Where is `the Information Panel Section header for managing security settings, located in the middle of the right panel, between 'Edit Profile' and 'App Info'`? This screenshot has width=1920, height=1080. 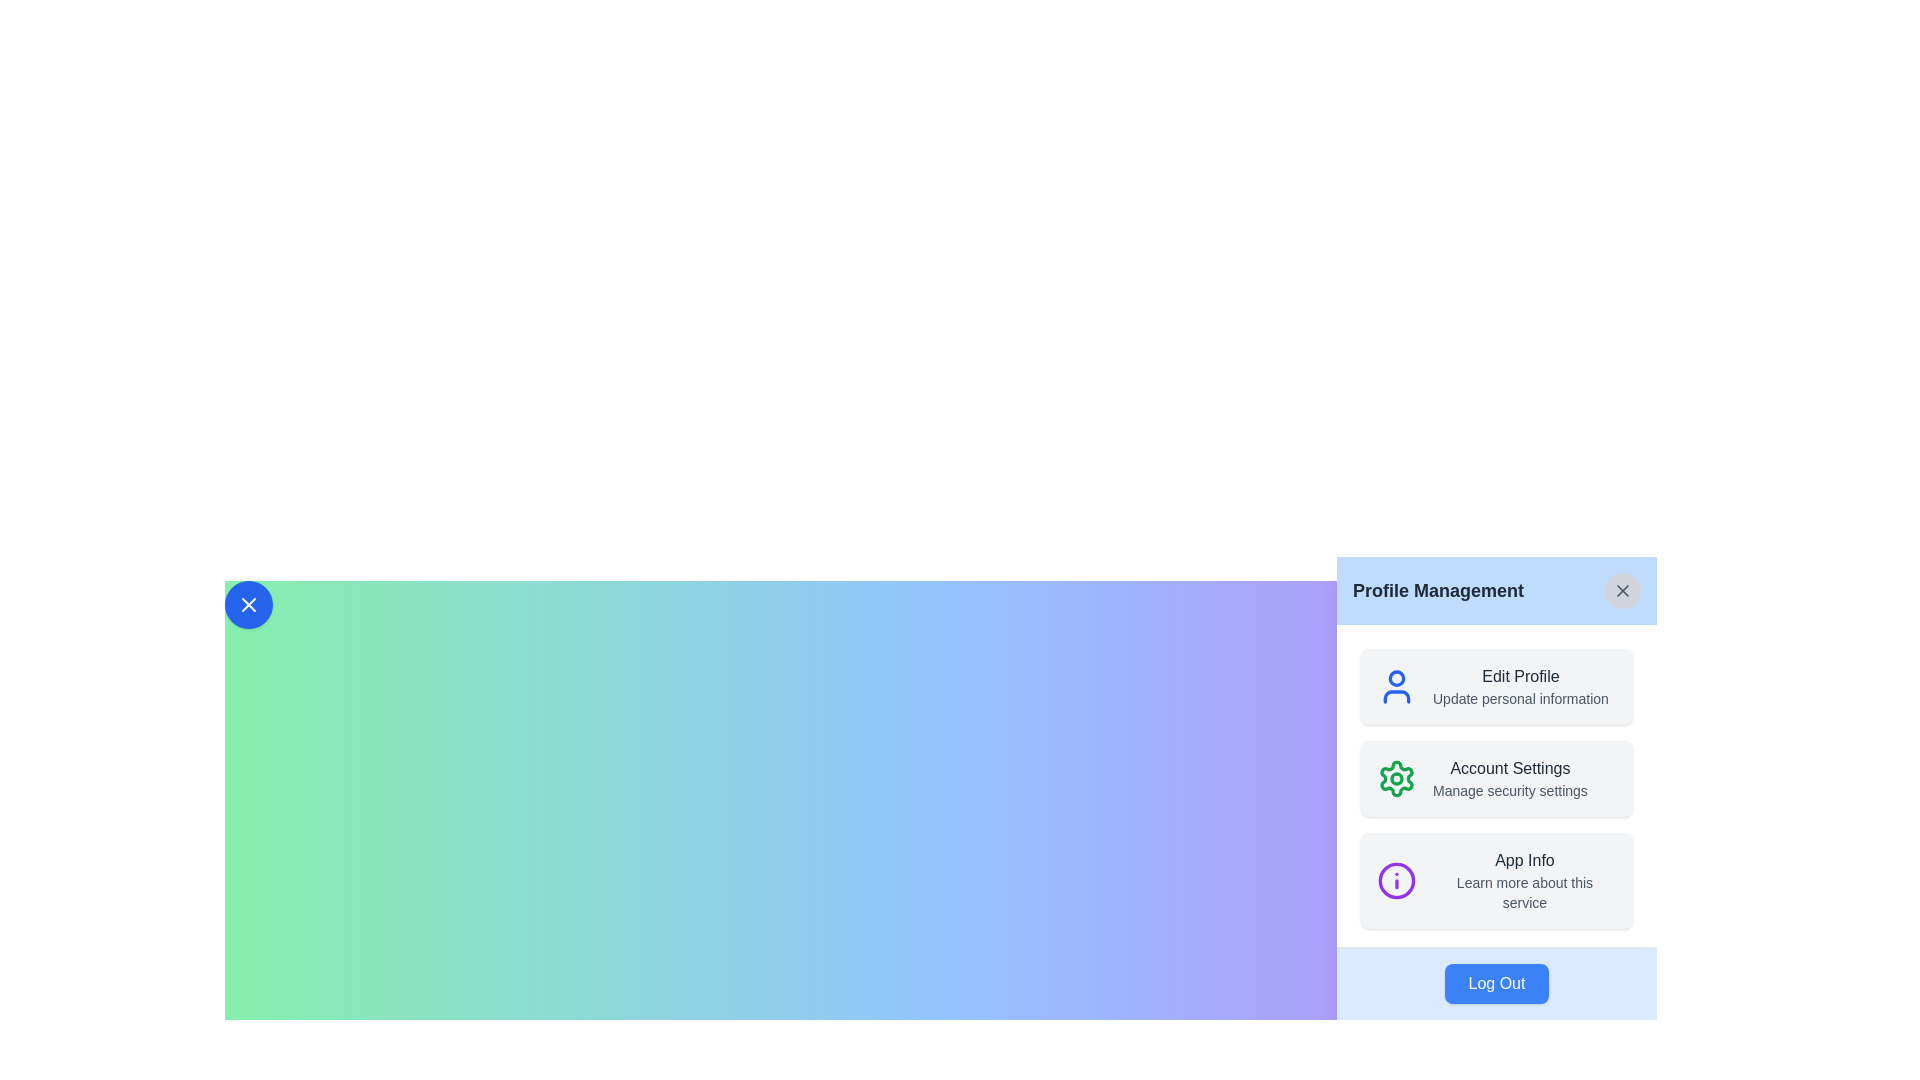
the Information Panel Section header for managing security settings, located in the middle of the right panel, between 'Edit Profile' and 'App Info' is located at coordinates (1497, 778).